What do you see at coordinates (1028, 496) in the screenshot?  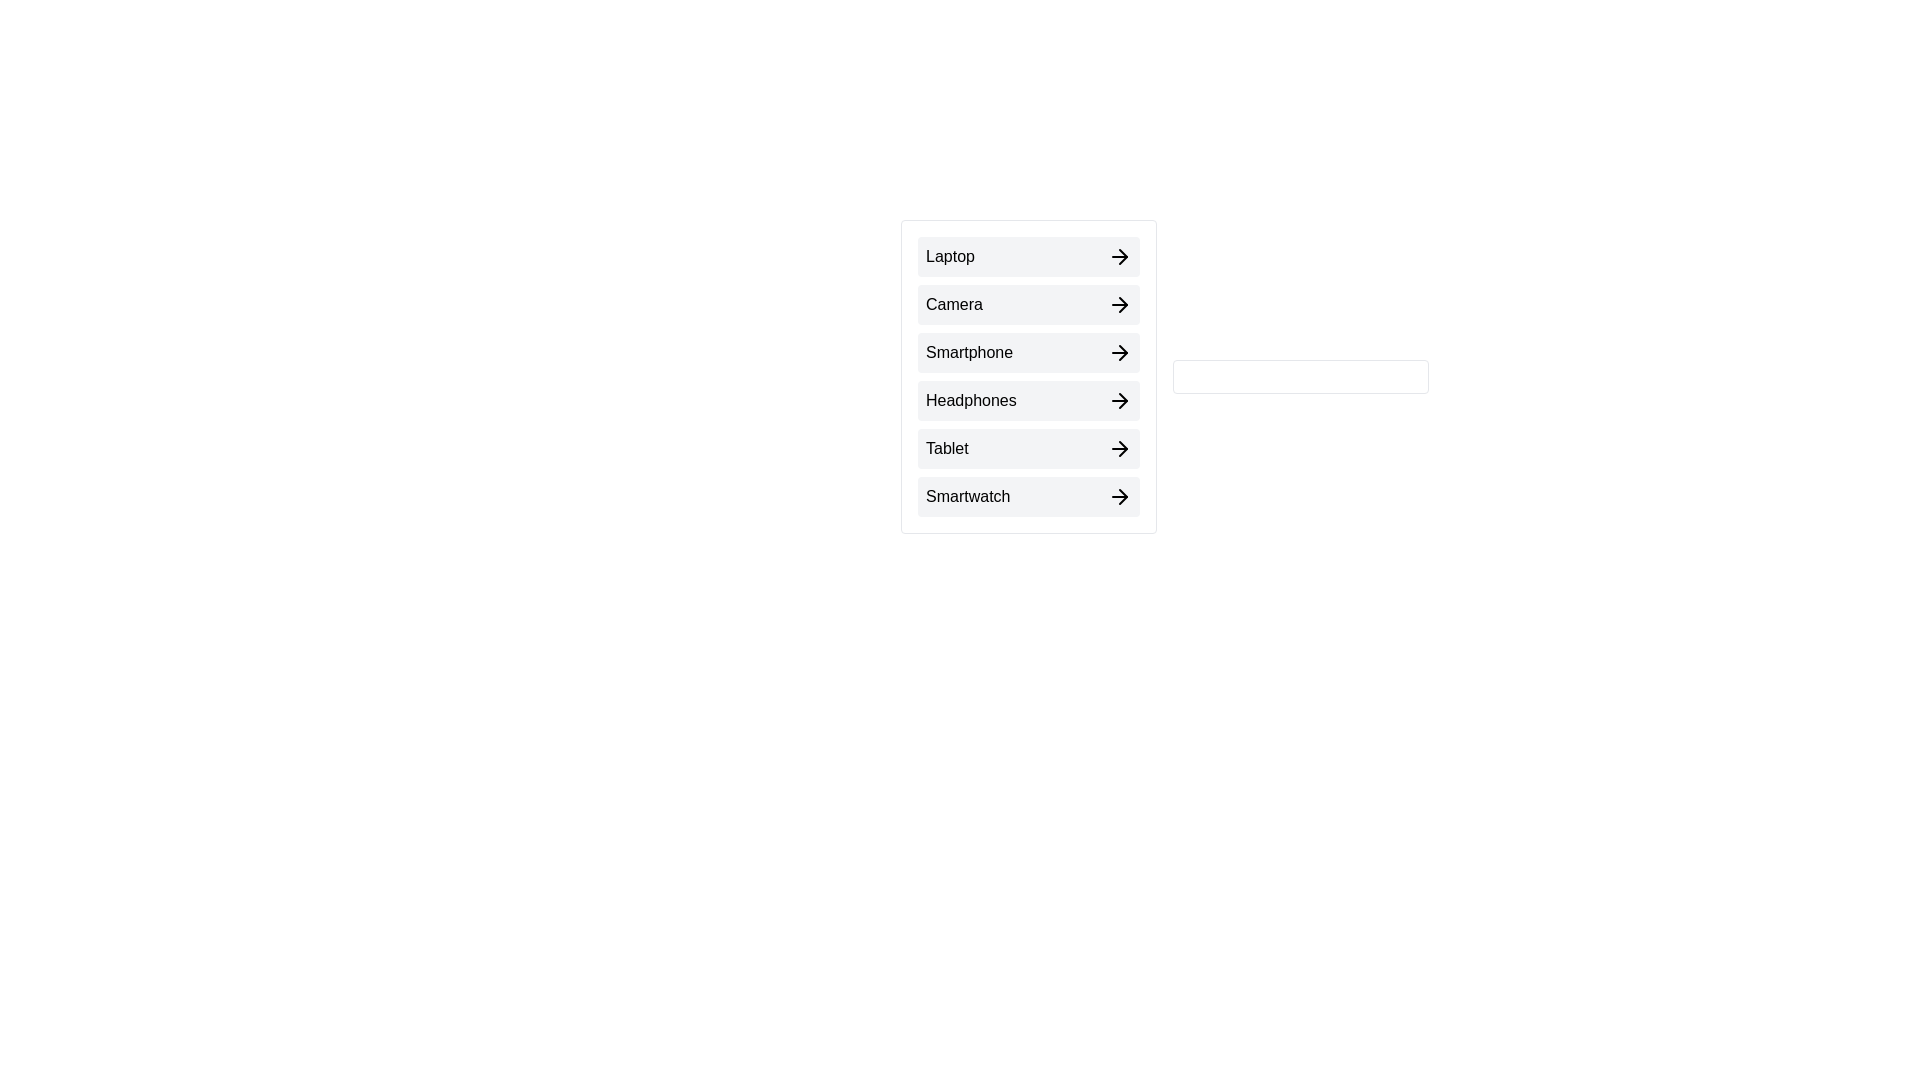 I see `the item Smartwatch to highlight it` at bounding box center [1028, 496].